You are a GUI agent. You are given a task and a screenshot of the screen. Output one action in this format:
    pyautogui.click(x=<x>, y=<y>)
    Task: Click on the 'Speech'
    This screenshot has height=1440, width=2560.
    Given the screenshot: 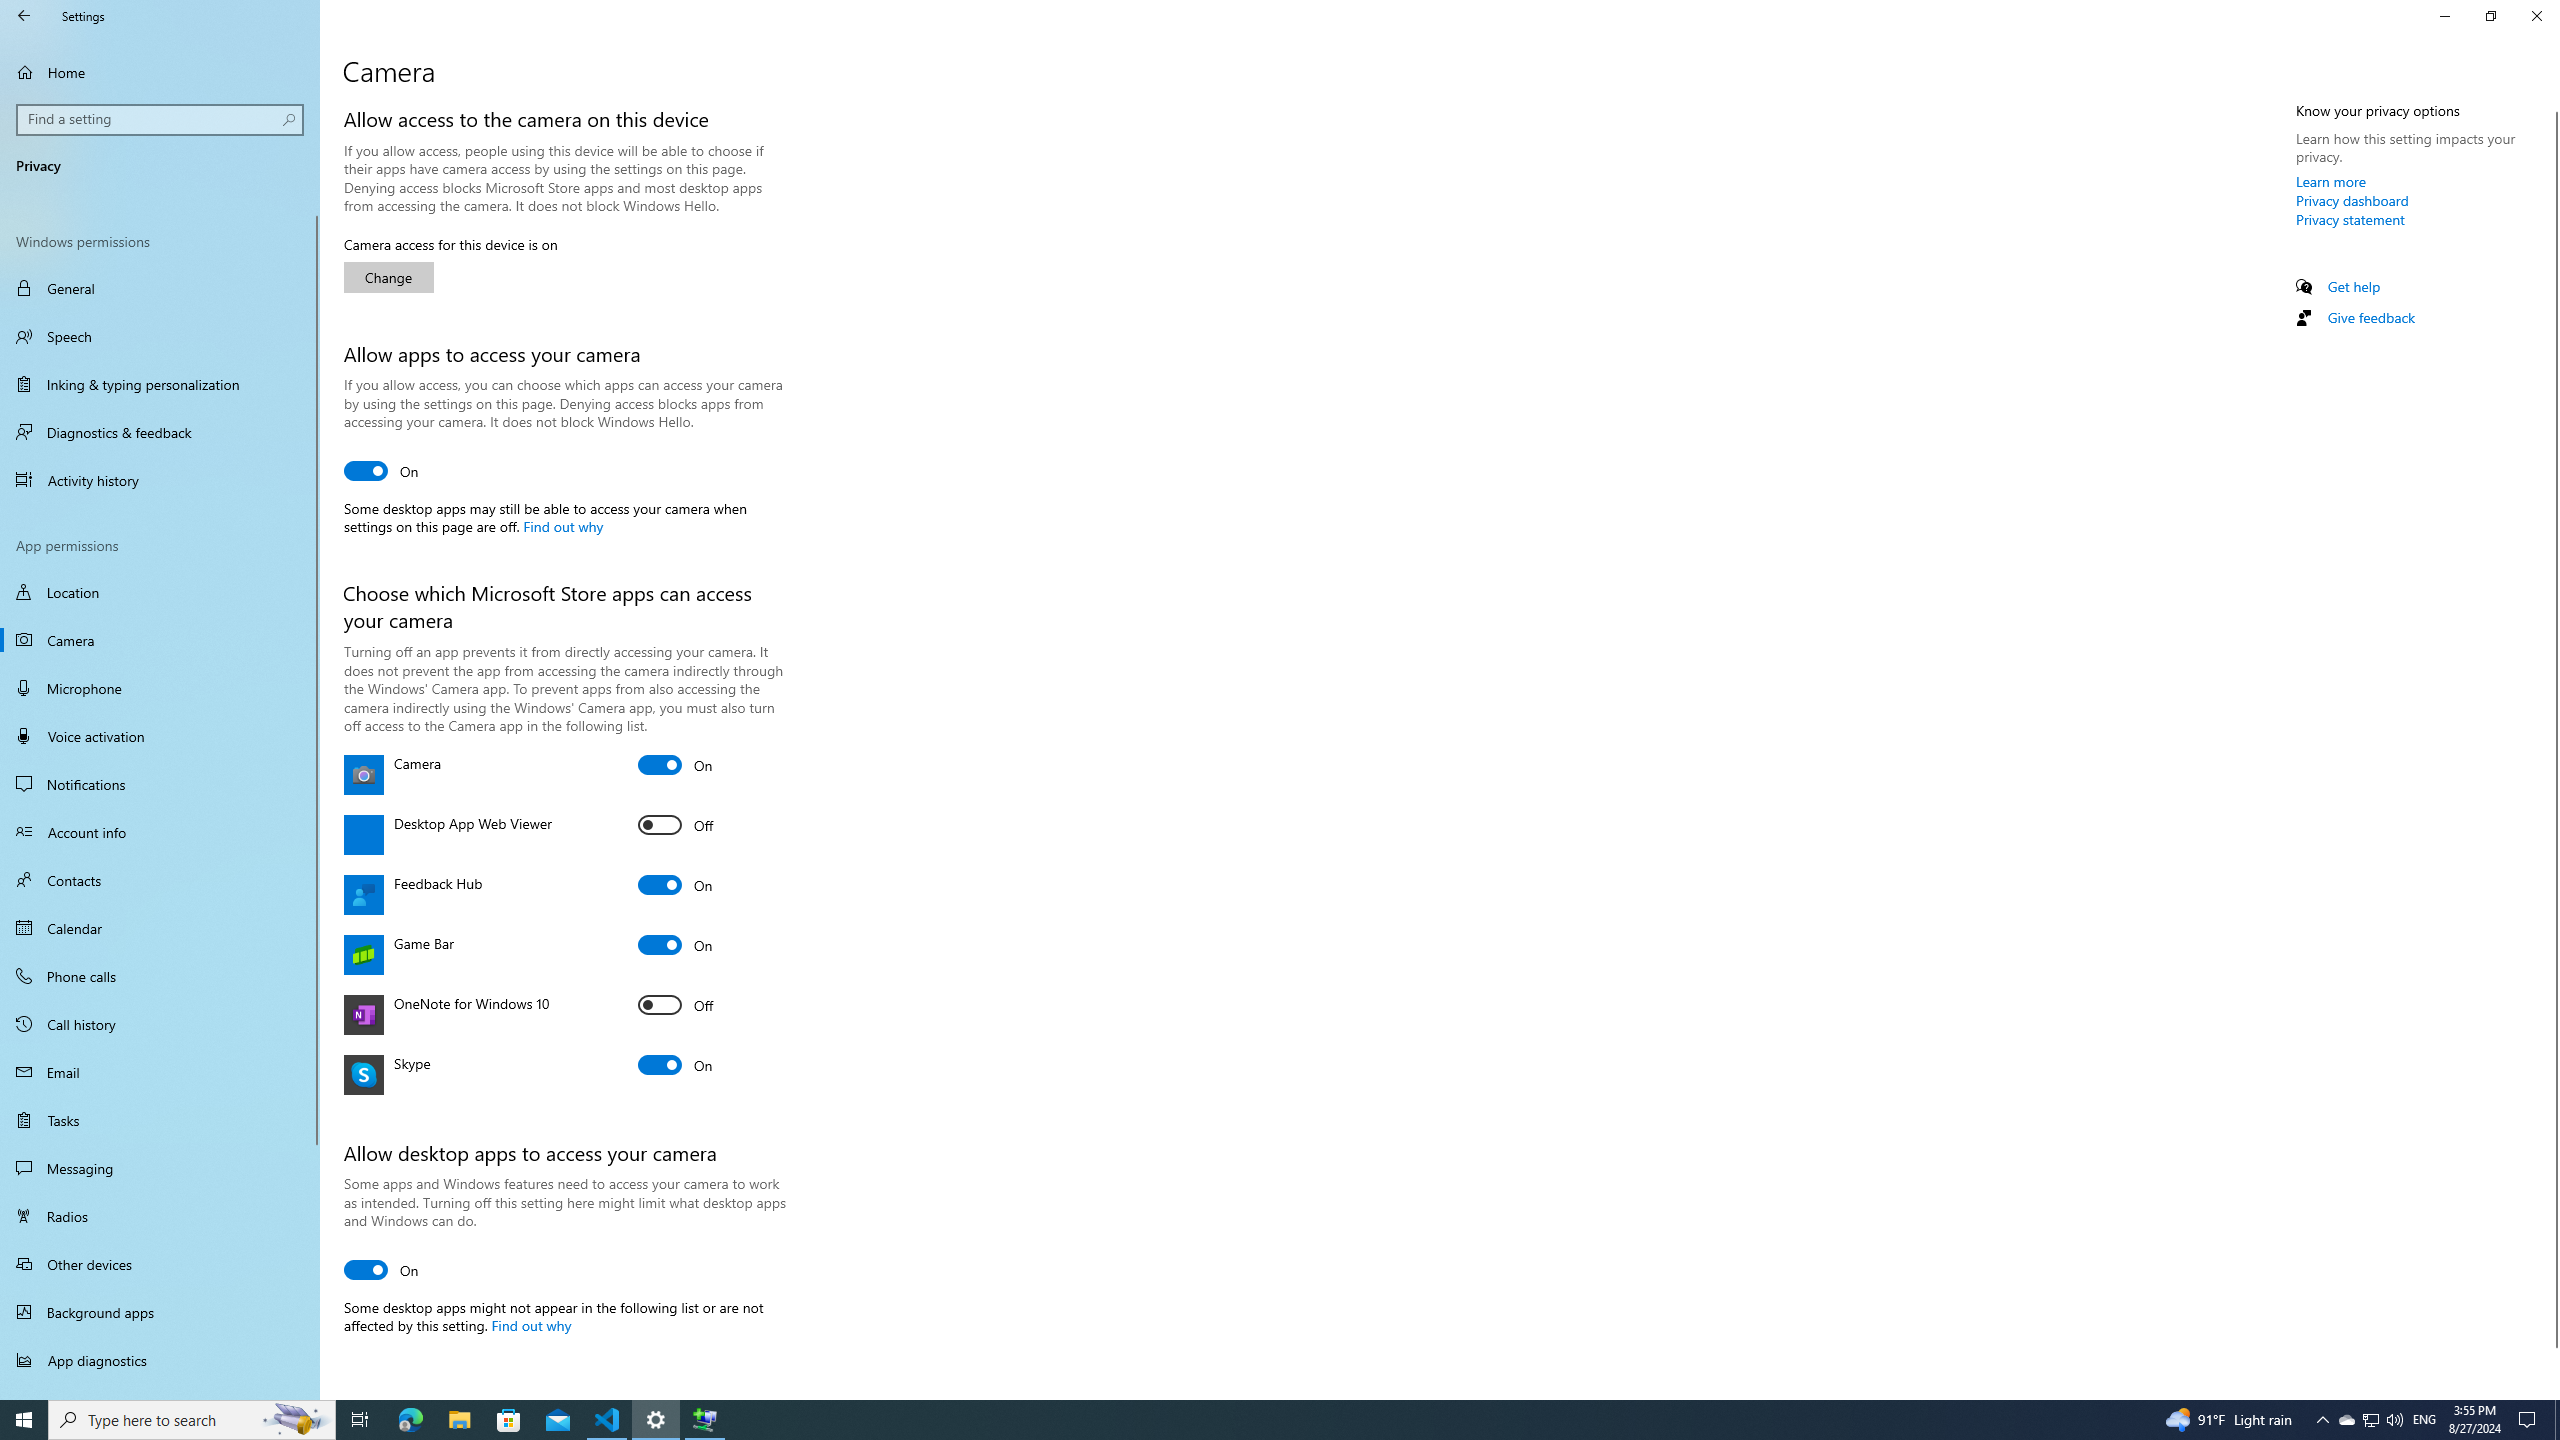 What is the action you would take?
    pyautogui.click(x=159, y=336)
    